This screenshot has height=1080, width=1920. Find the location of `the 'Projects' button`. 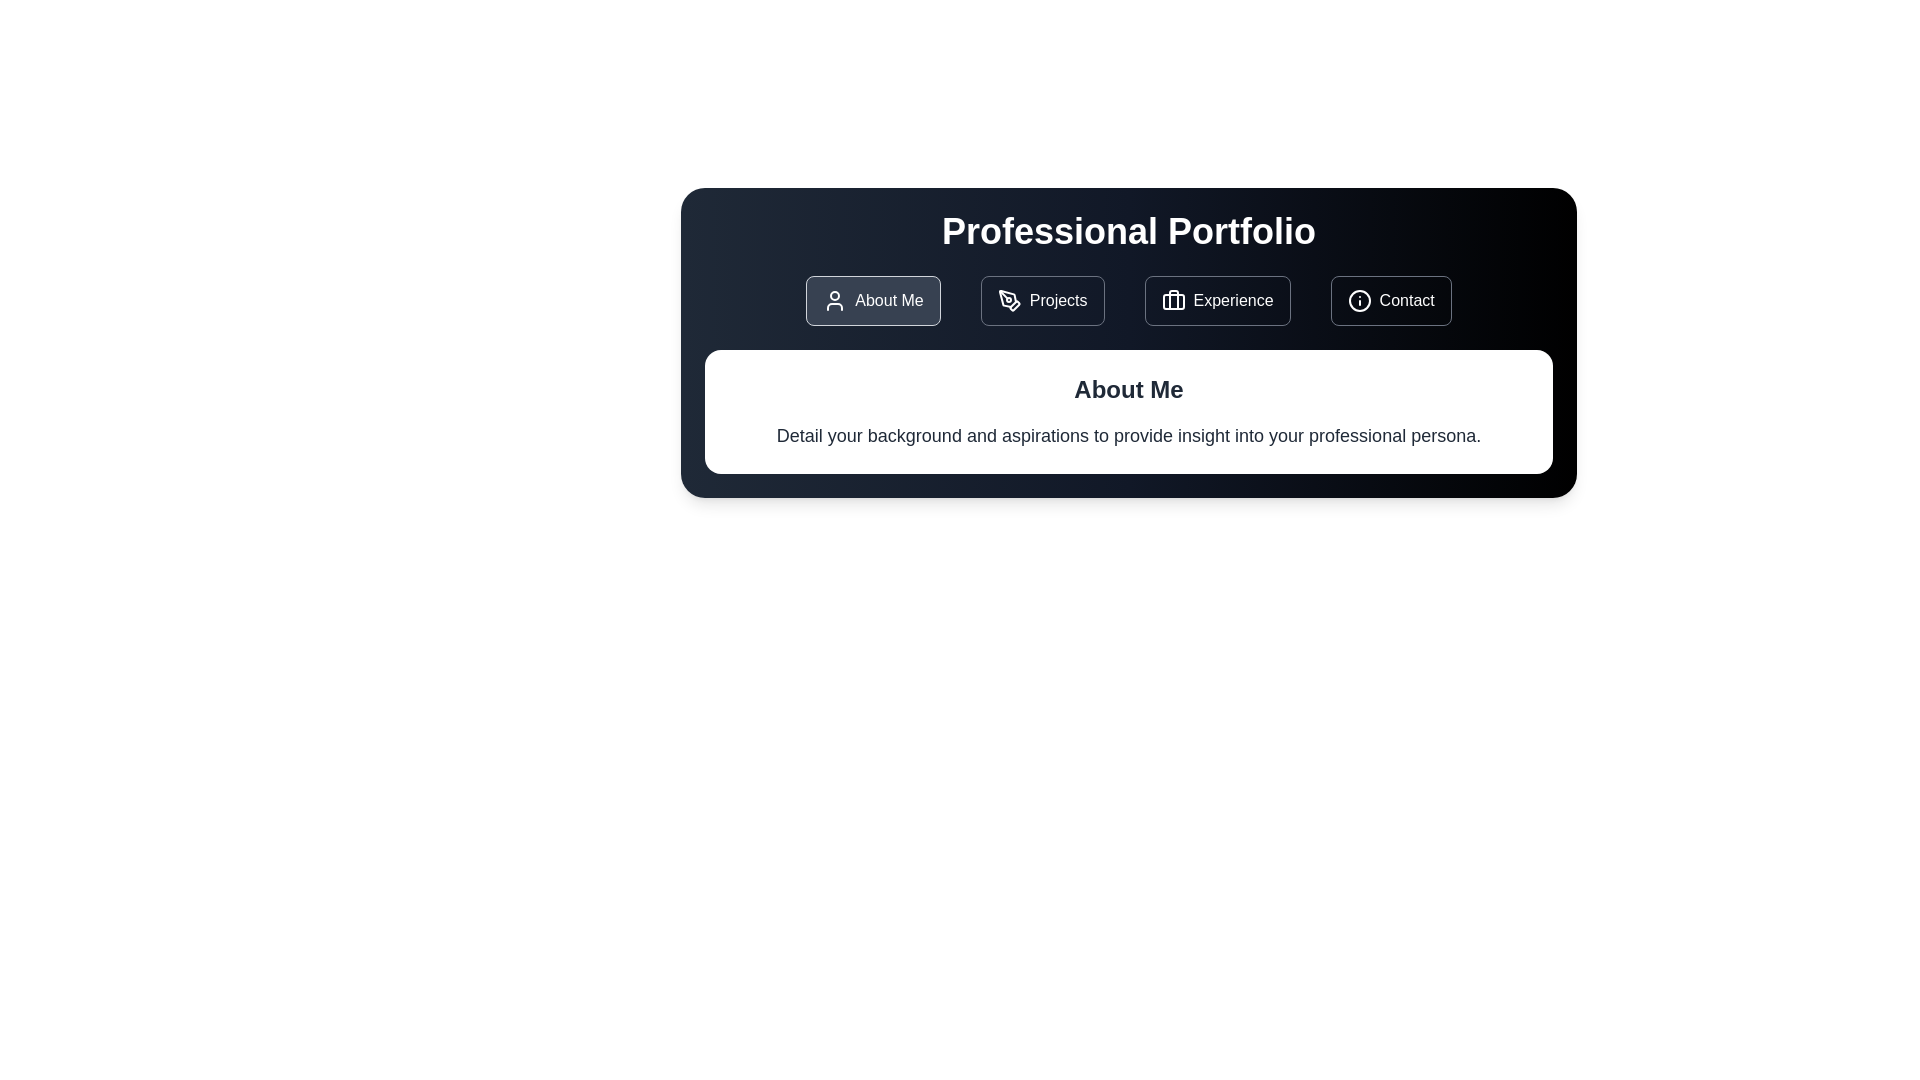

the 'Projects' button is located at coordinates (1041, 300).